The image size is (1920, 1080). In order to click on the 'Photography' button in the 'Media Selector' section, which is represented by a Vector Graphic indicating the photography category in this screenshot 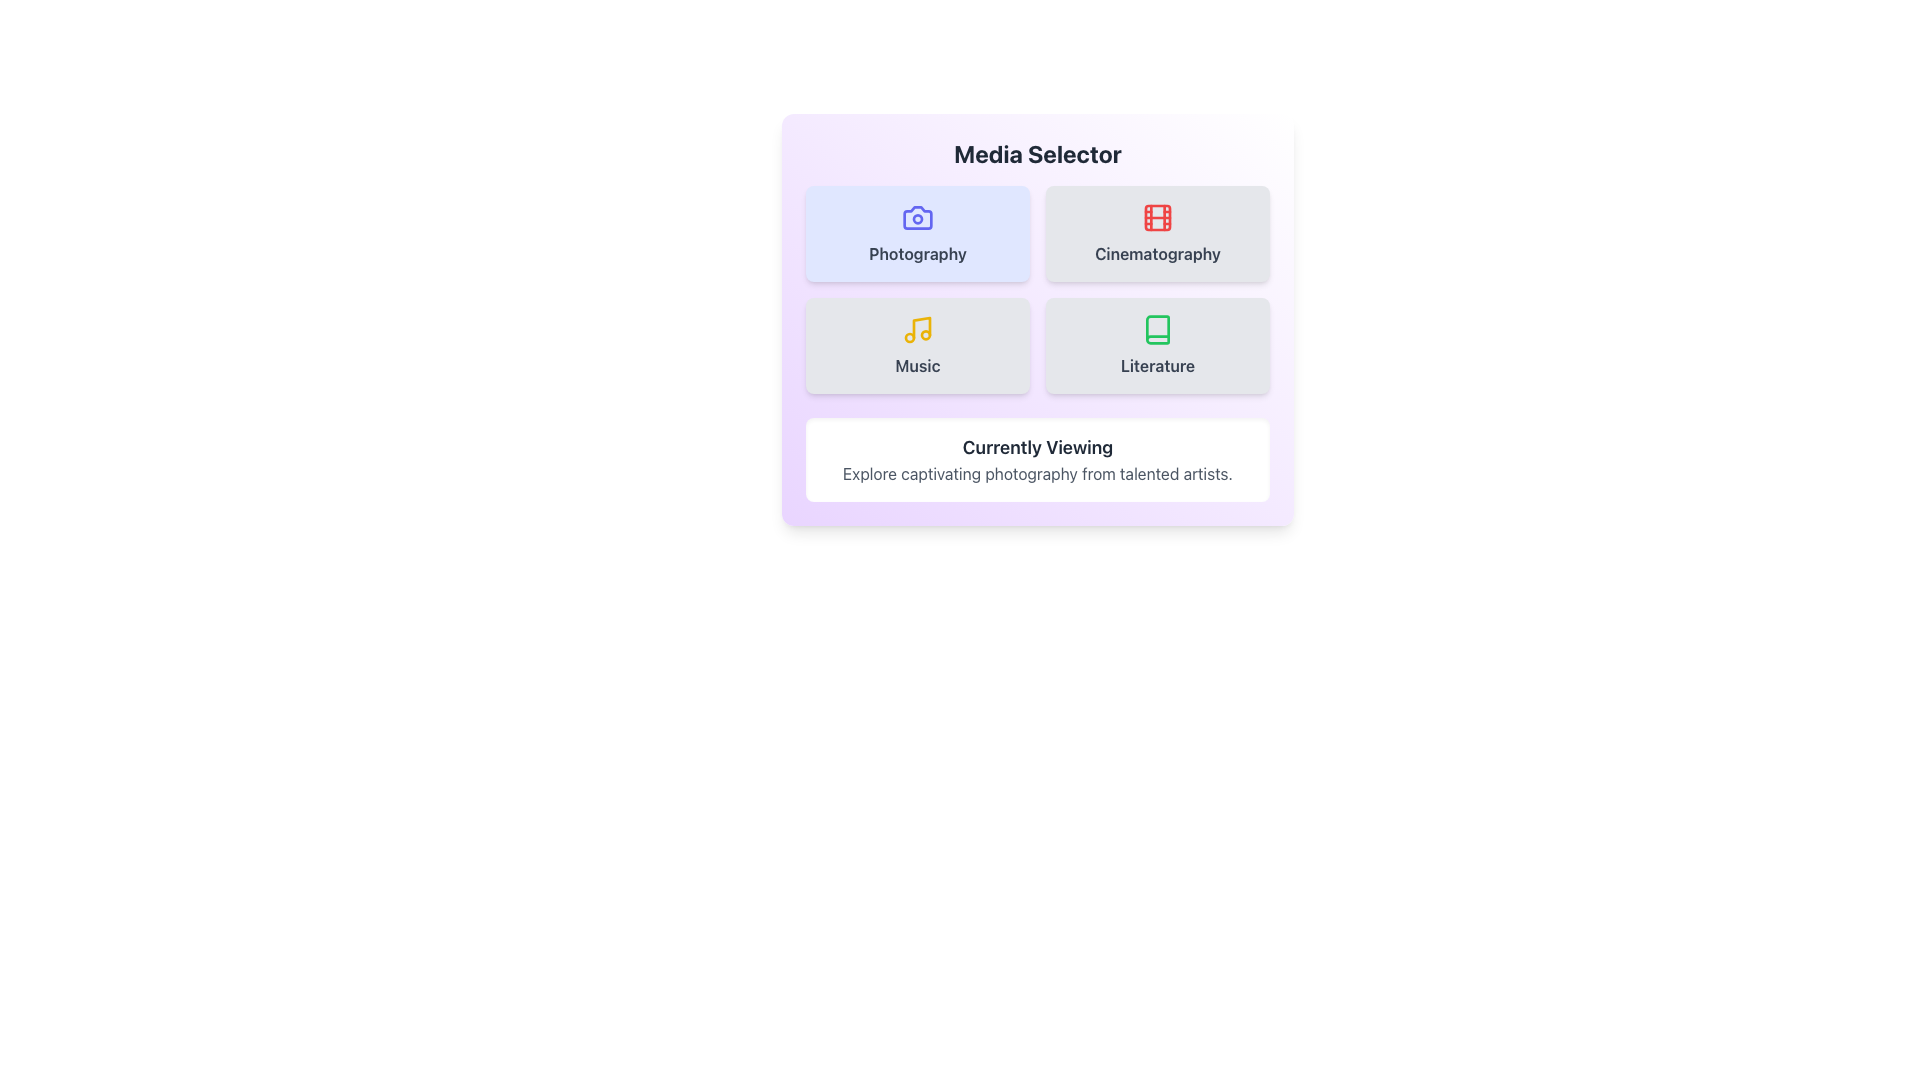, I will do `click(916, 218)`.